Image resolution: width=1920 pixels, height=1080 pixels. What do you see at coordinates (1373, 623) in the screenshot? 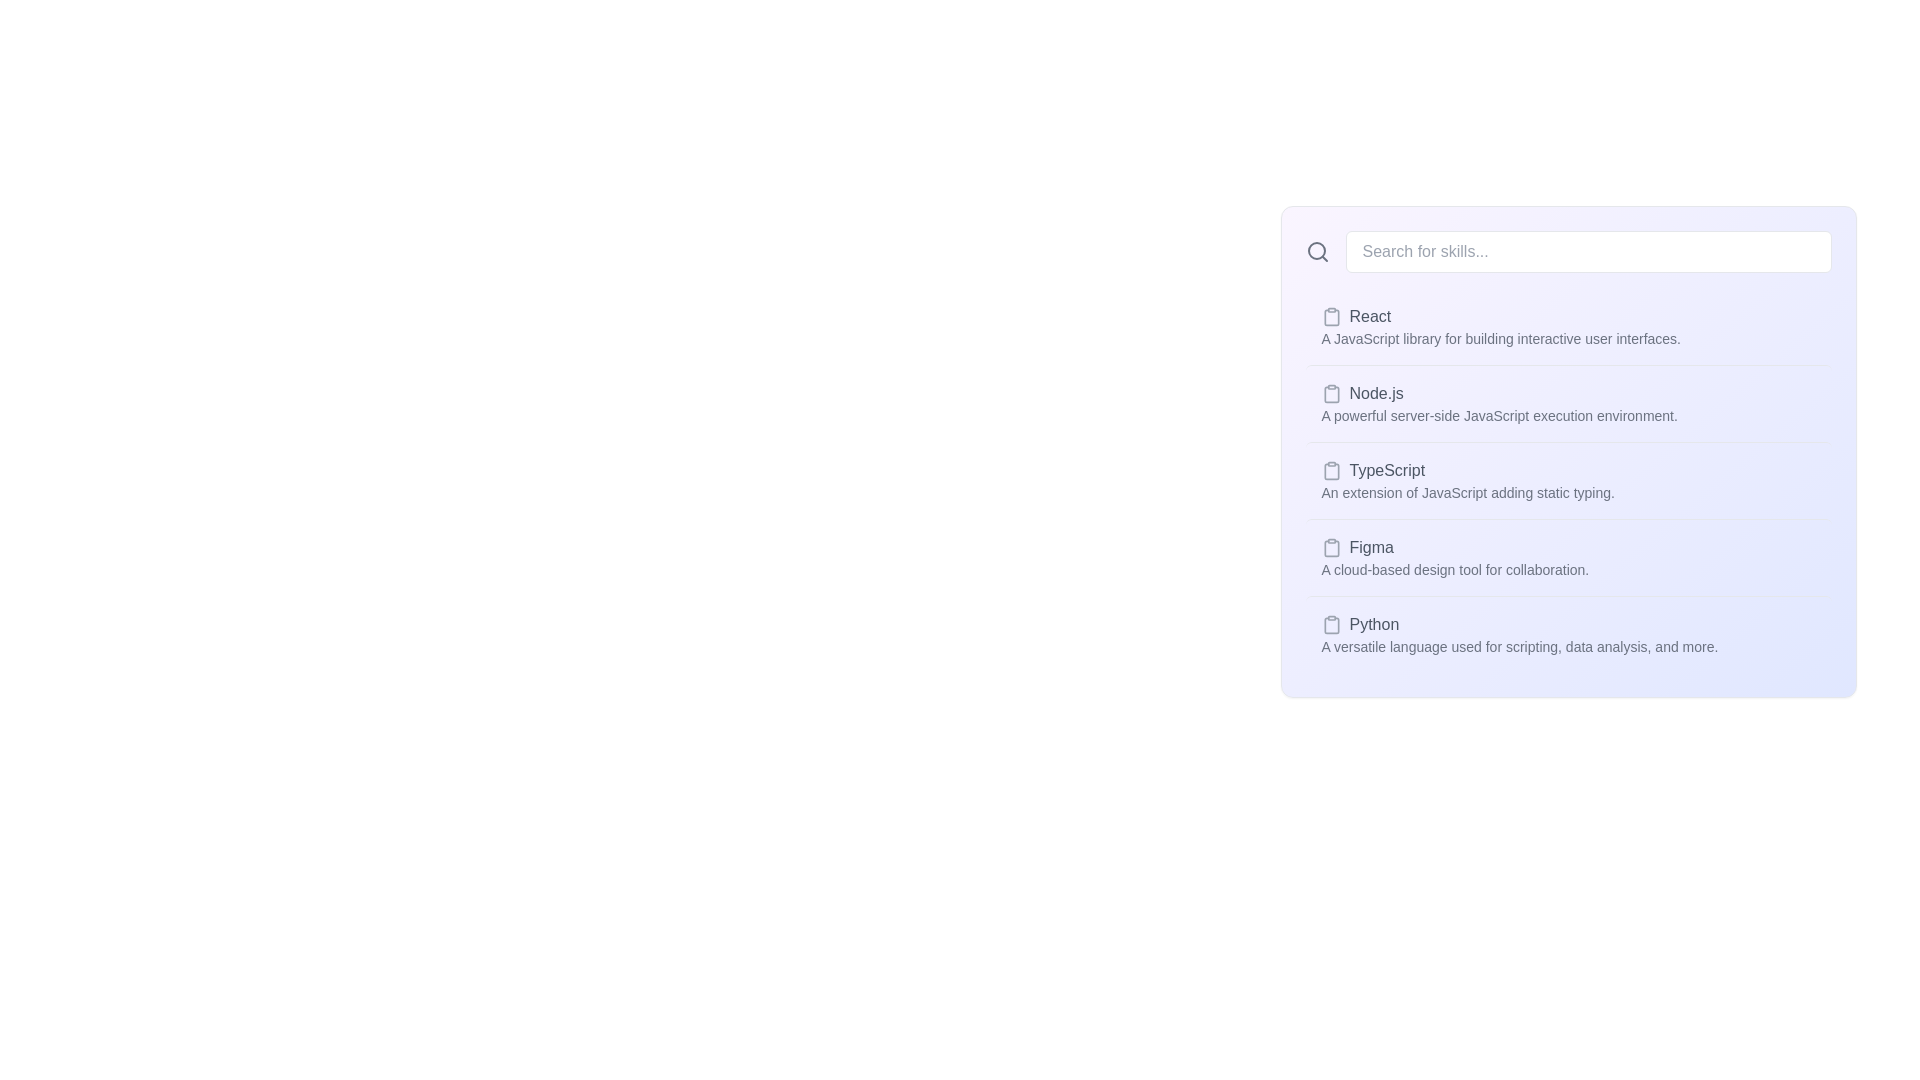
I see `text content of the 'Python' text label, which is the fifth item in the list displayed in the right panel` at bounding box center [1373, 623].